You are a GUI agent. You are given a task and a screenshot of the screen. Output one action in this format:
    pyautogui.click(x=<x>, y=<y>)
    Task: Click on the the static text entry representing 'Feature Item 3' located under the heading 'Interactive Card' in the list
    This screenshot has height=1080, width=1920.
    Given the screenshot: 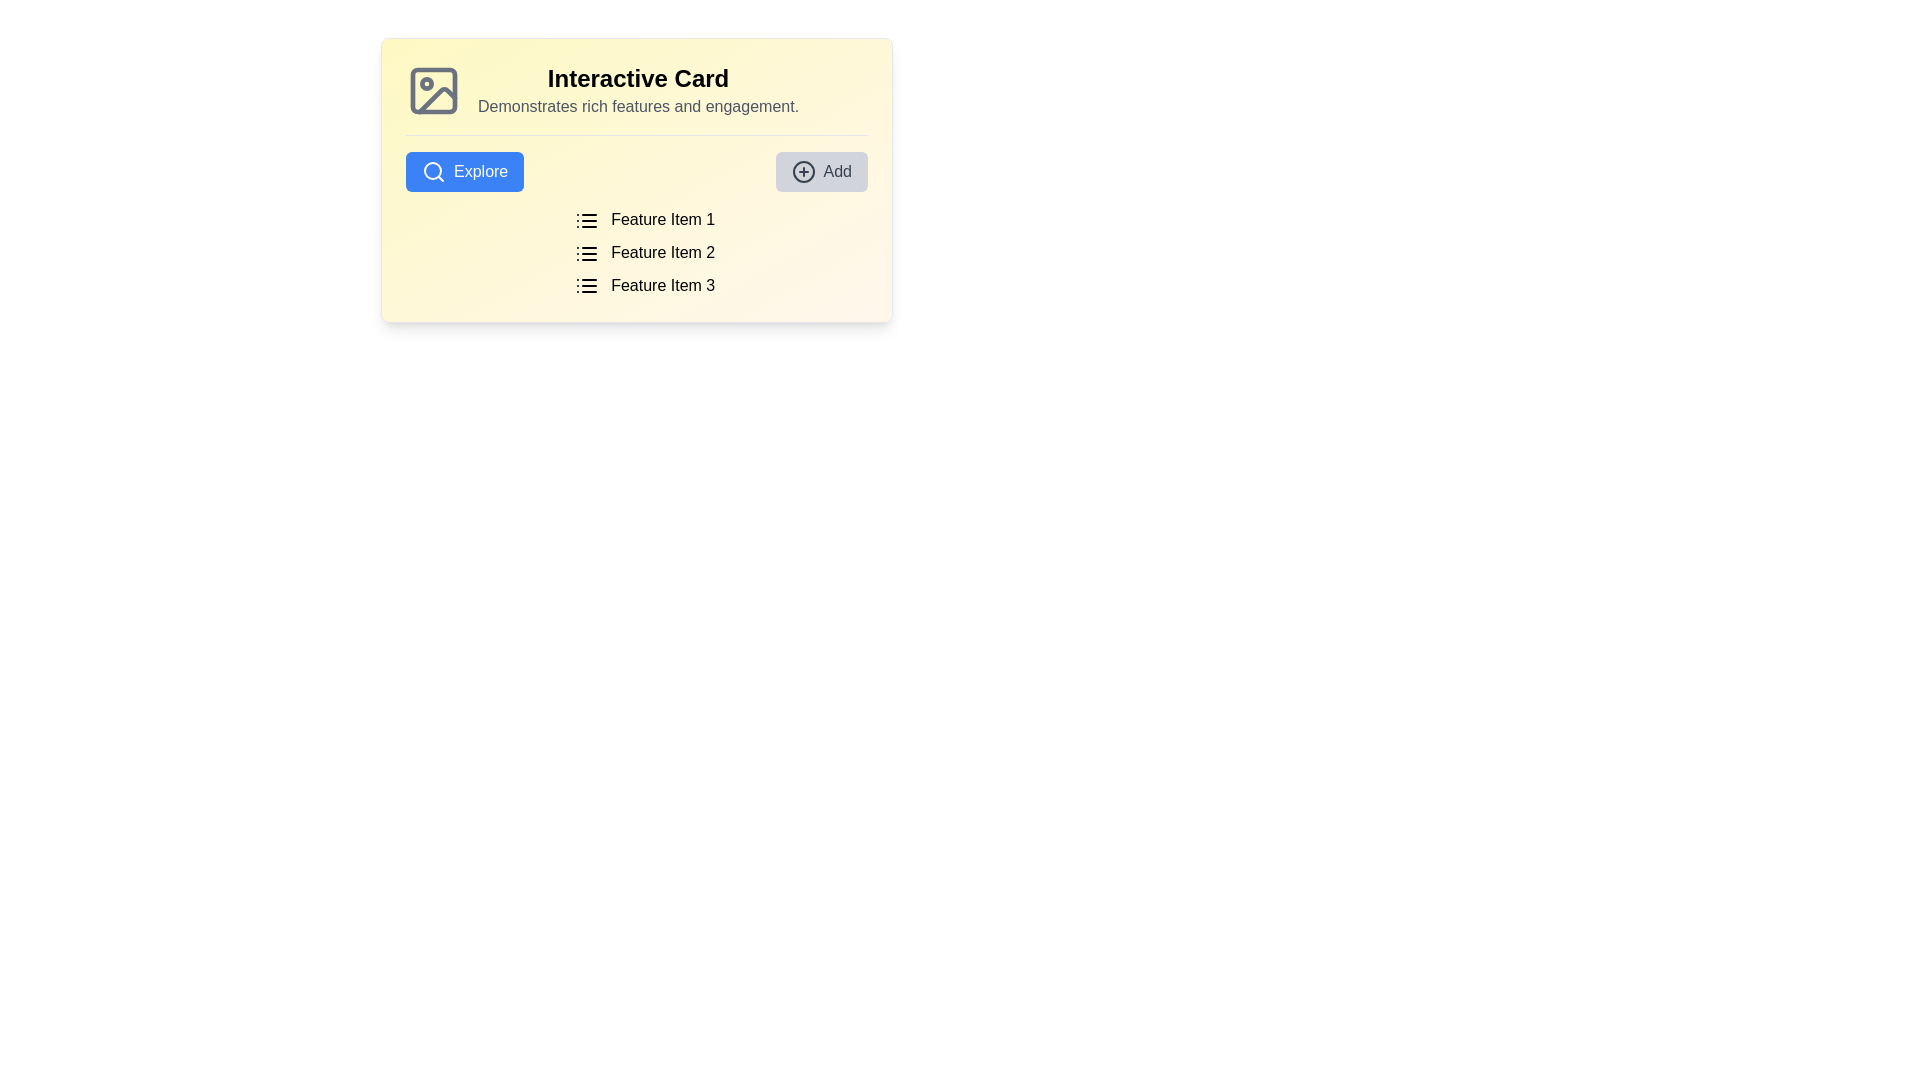 What is the action you would take?
    pyautogui.click(x=644, y=285)
    